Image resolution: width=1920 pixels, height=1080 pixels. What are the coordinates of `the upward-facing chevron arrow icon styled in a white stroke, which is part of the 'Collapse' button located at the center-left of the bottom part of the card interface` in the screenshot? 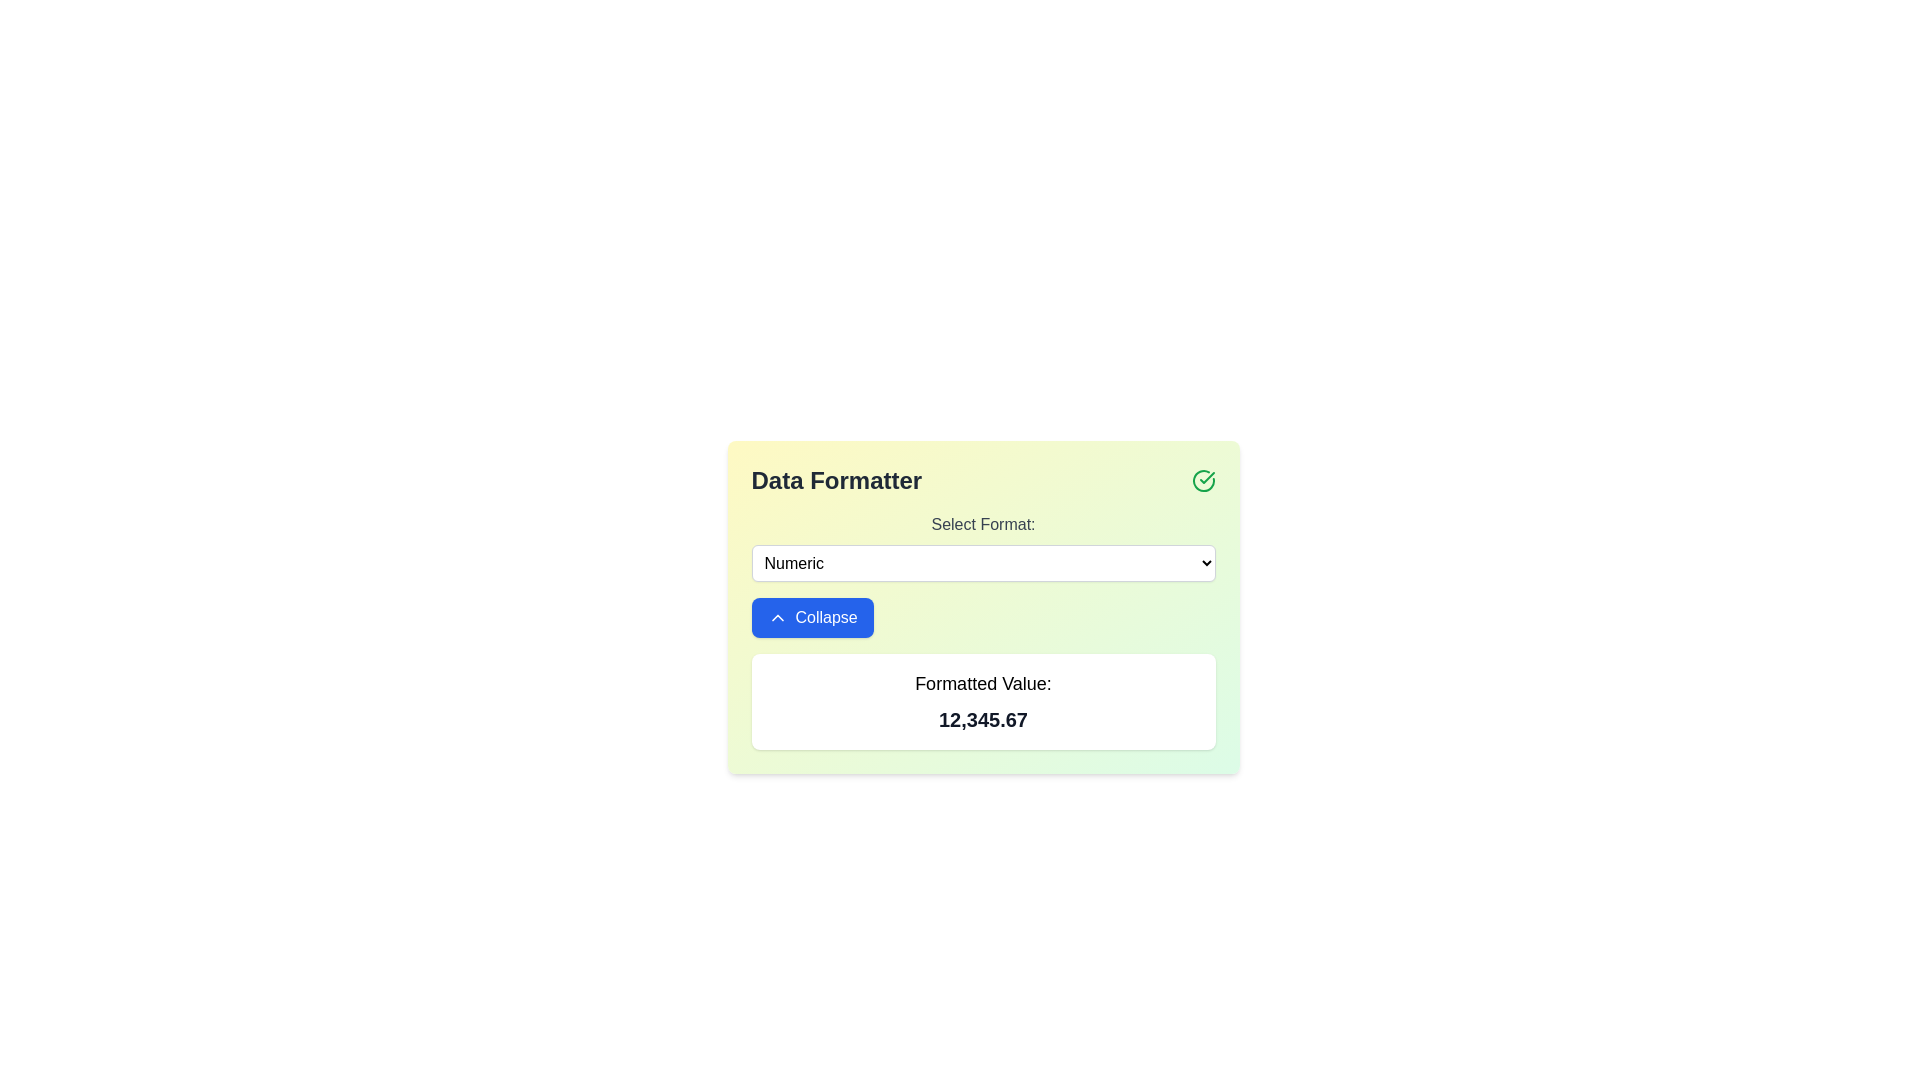 It's located at (776, 616).